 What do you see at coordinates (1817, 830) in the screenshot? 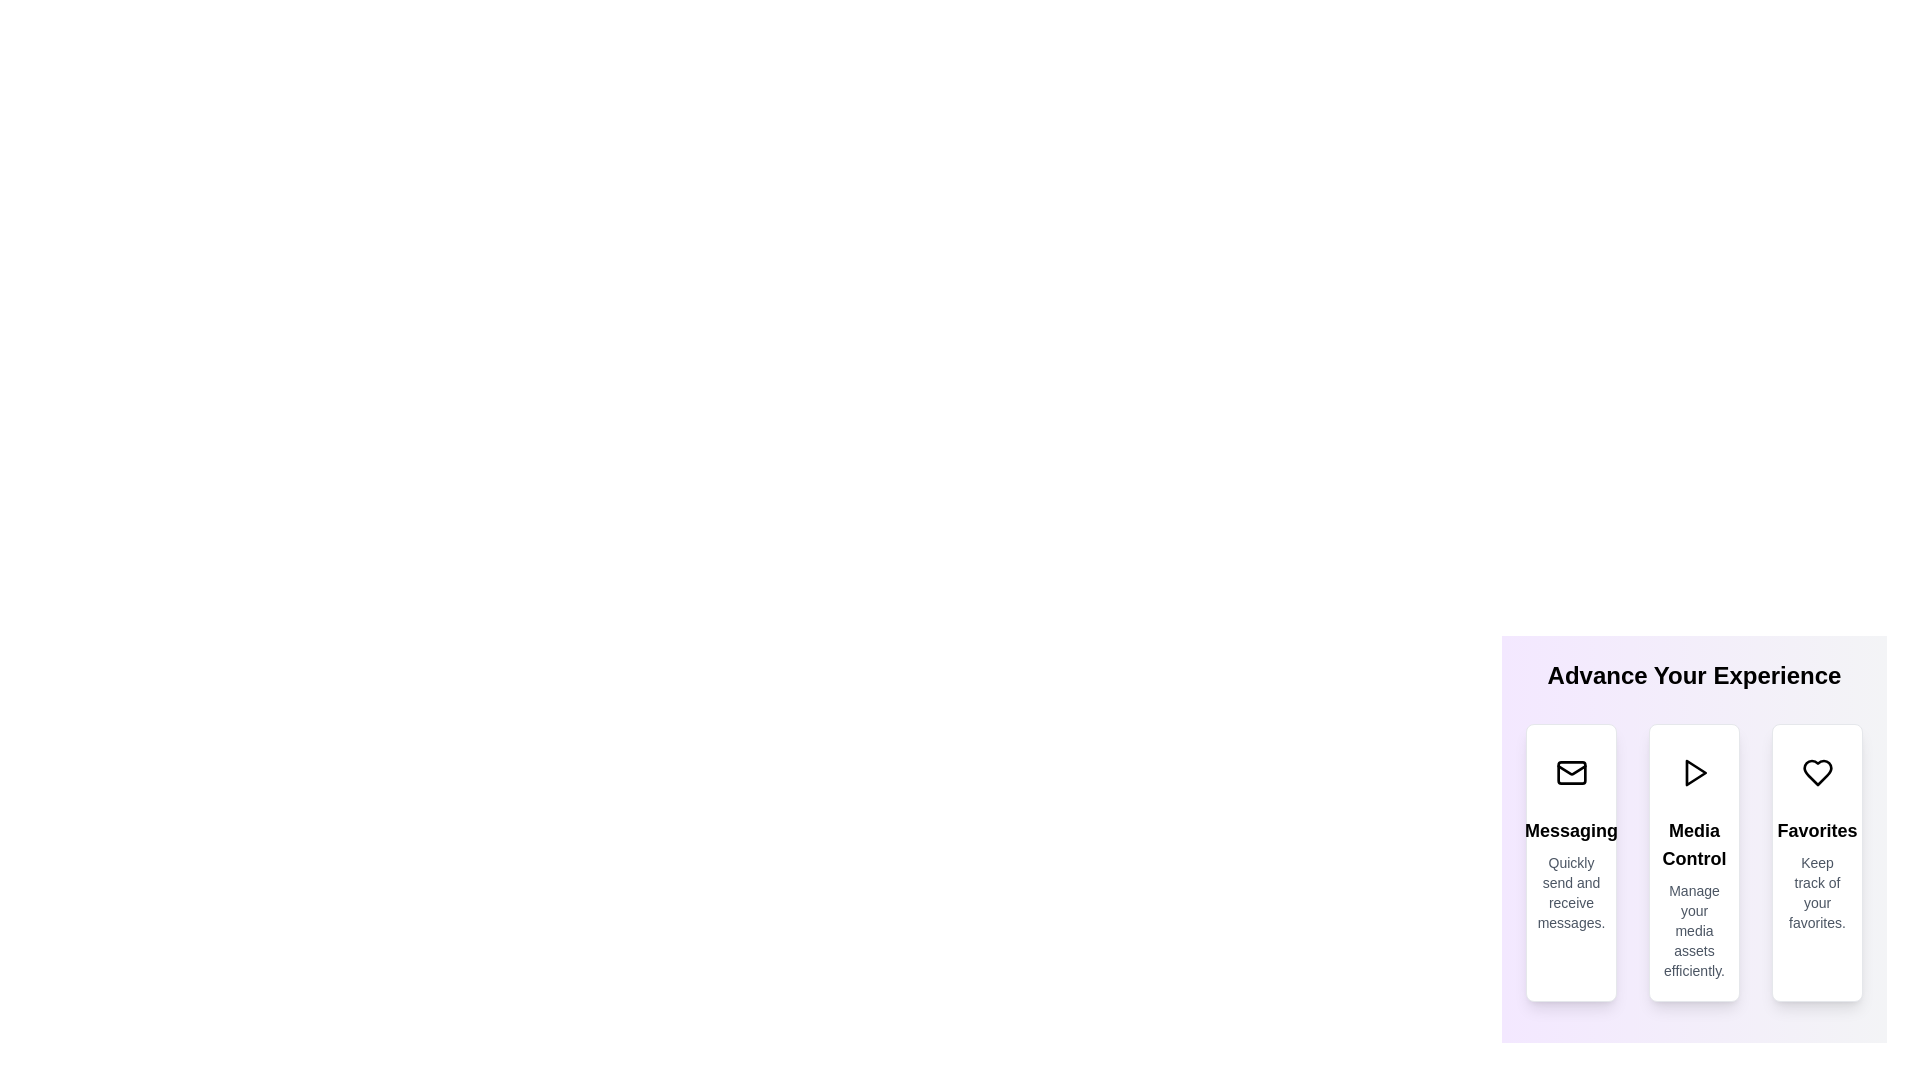
I see `text label titled 'Favorites', which serves as a title for the associated card in the three-card layout under the section title 'Advance Your Experience'` at bounding box center [1817, 830].